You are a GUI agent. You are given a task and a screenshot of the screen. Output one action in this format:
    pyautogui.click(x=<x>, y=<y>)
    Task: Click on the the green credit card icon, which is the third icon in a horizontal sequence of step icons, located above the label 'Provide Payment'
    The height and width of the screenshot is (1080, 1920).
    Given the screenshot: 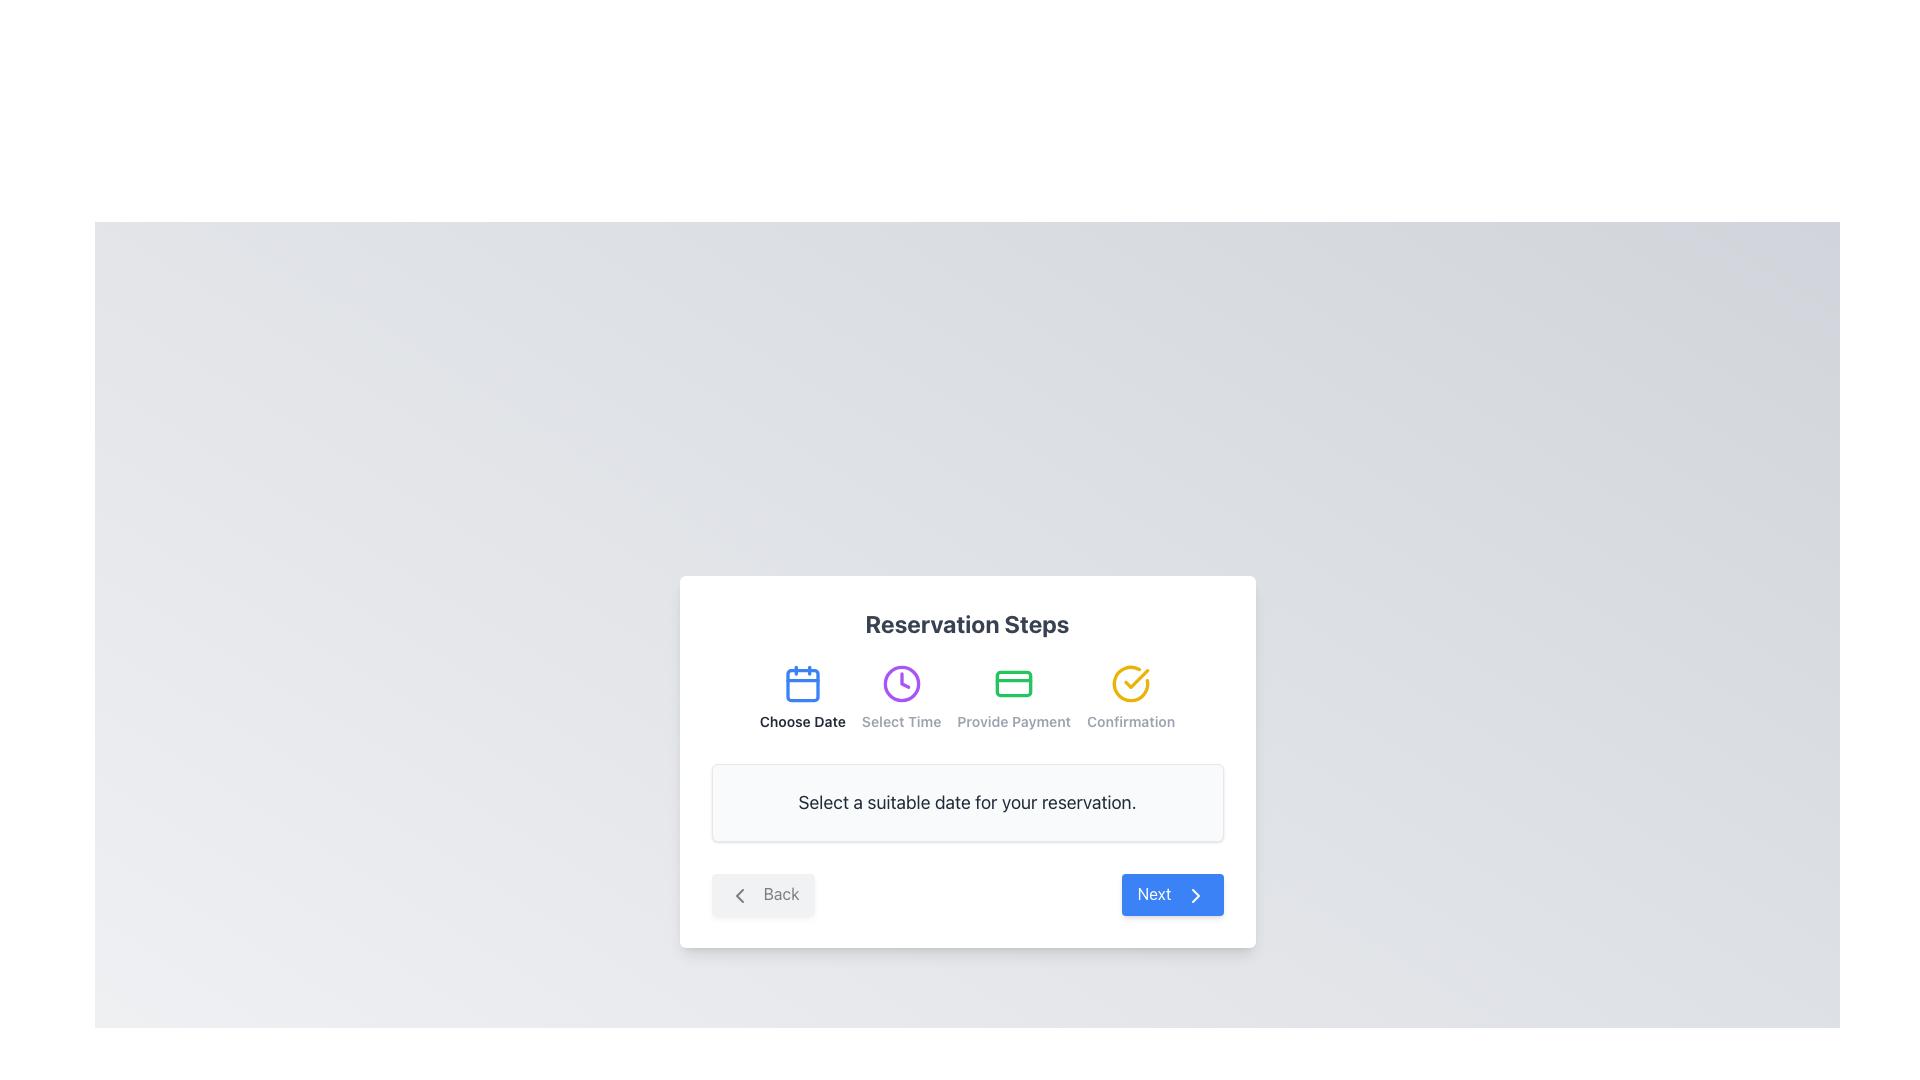 What is the action you would take?
    pyautogui.click(x=1014, y=683)
    